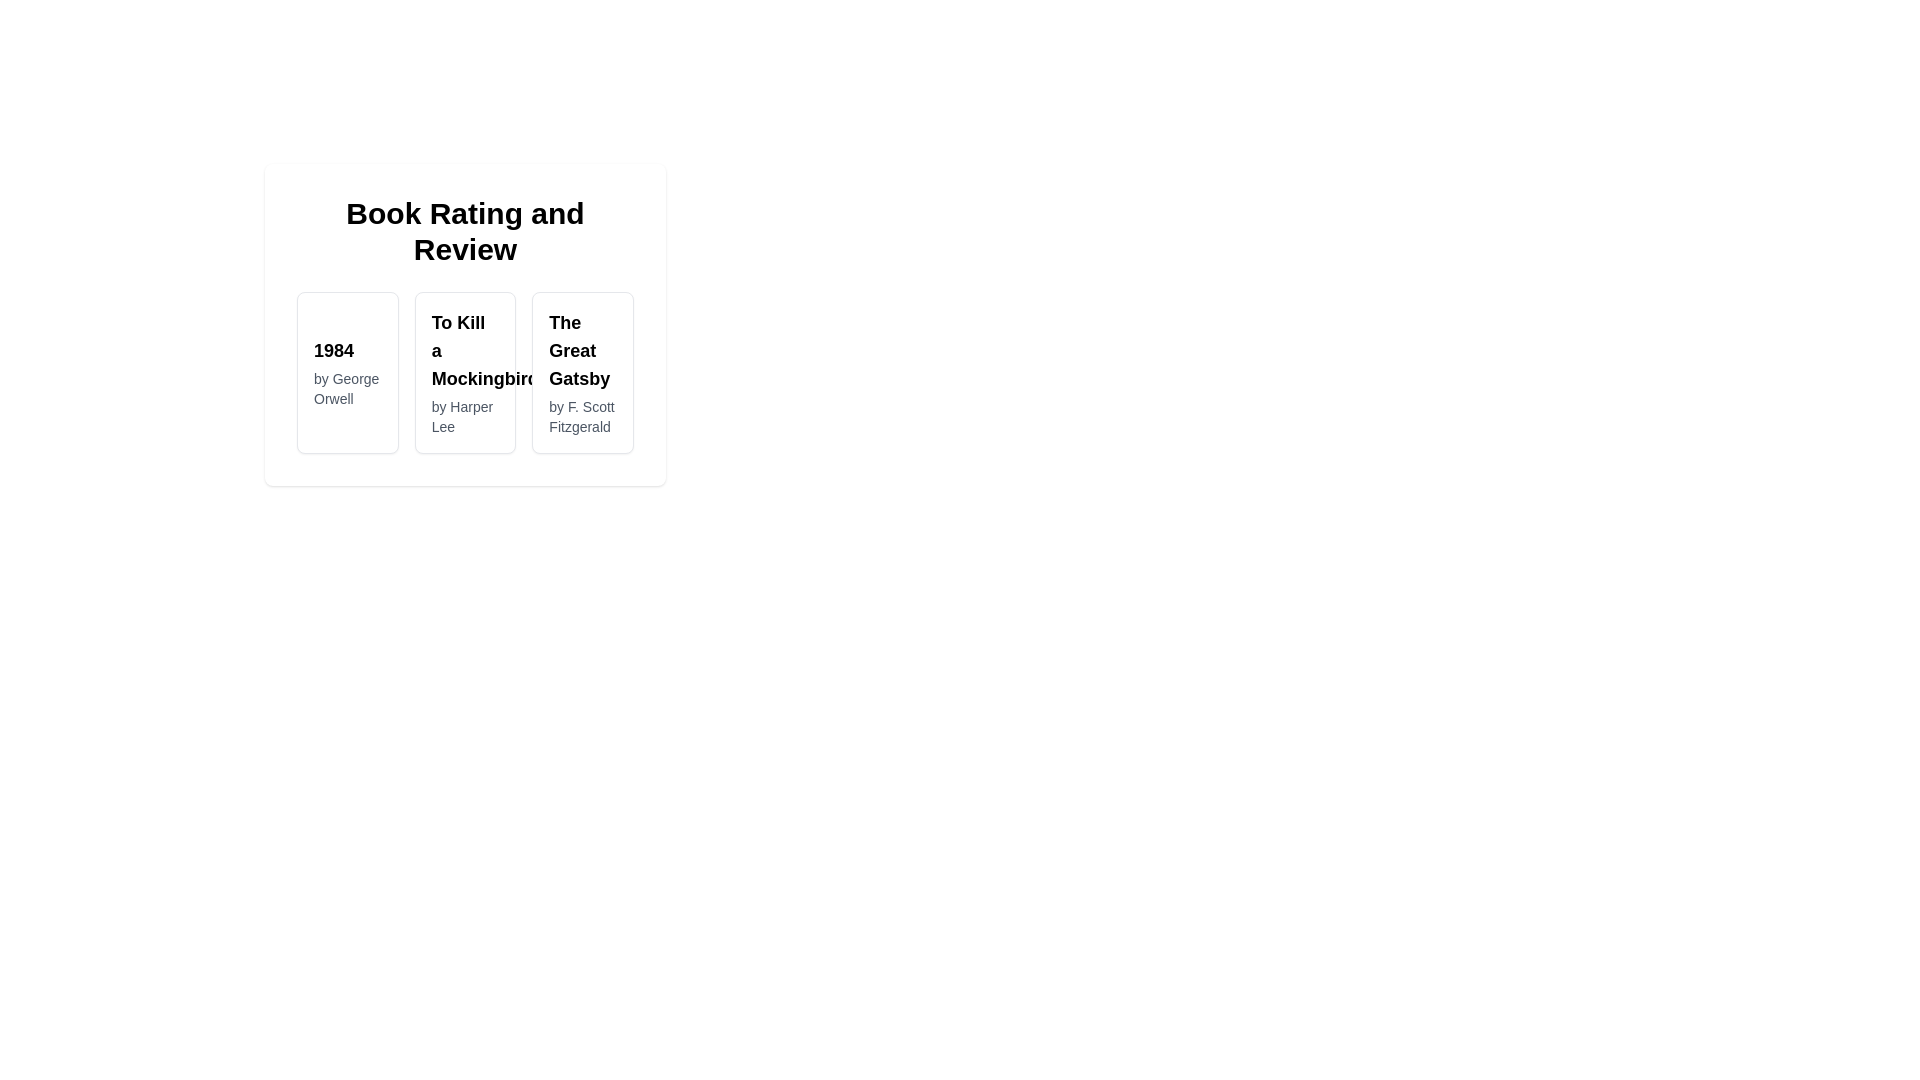  What do you see at coordinates (582, 415) in the screenshot?
I see `the text label displaying 'by F. Scott Fitzgerald' in light gray font` at bounding box center [582, 415].